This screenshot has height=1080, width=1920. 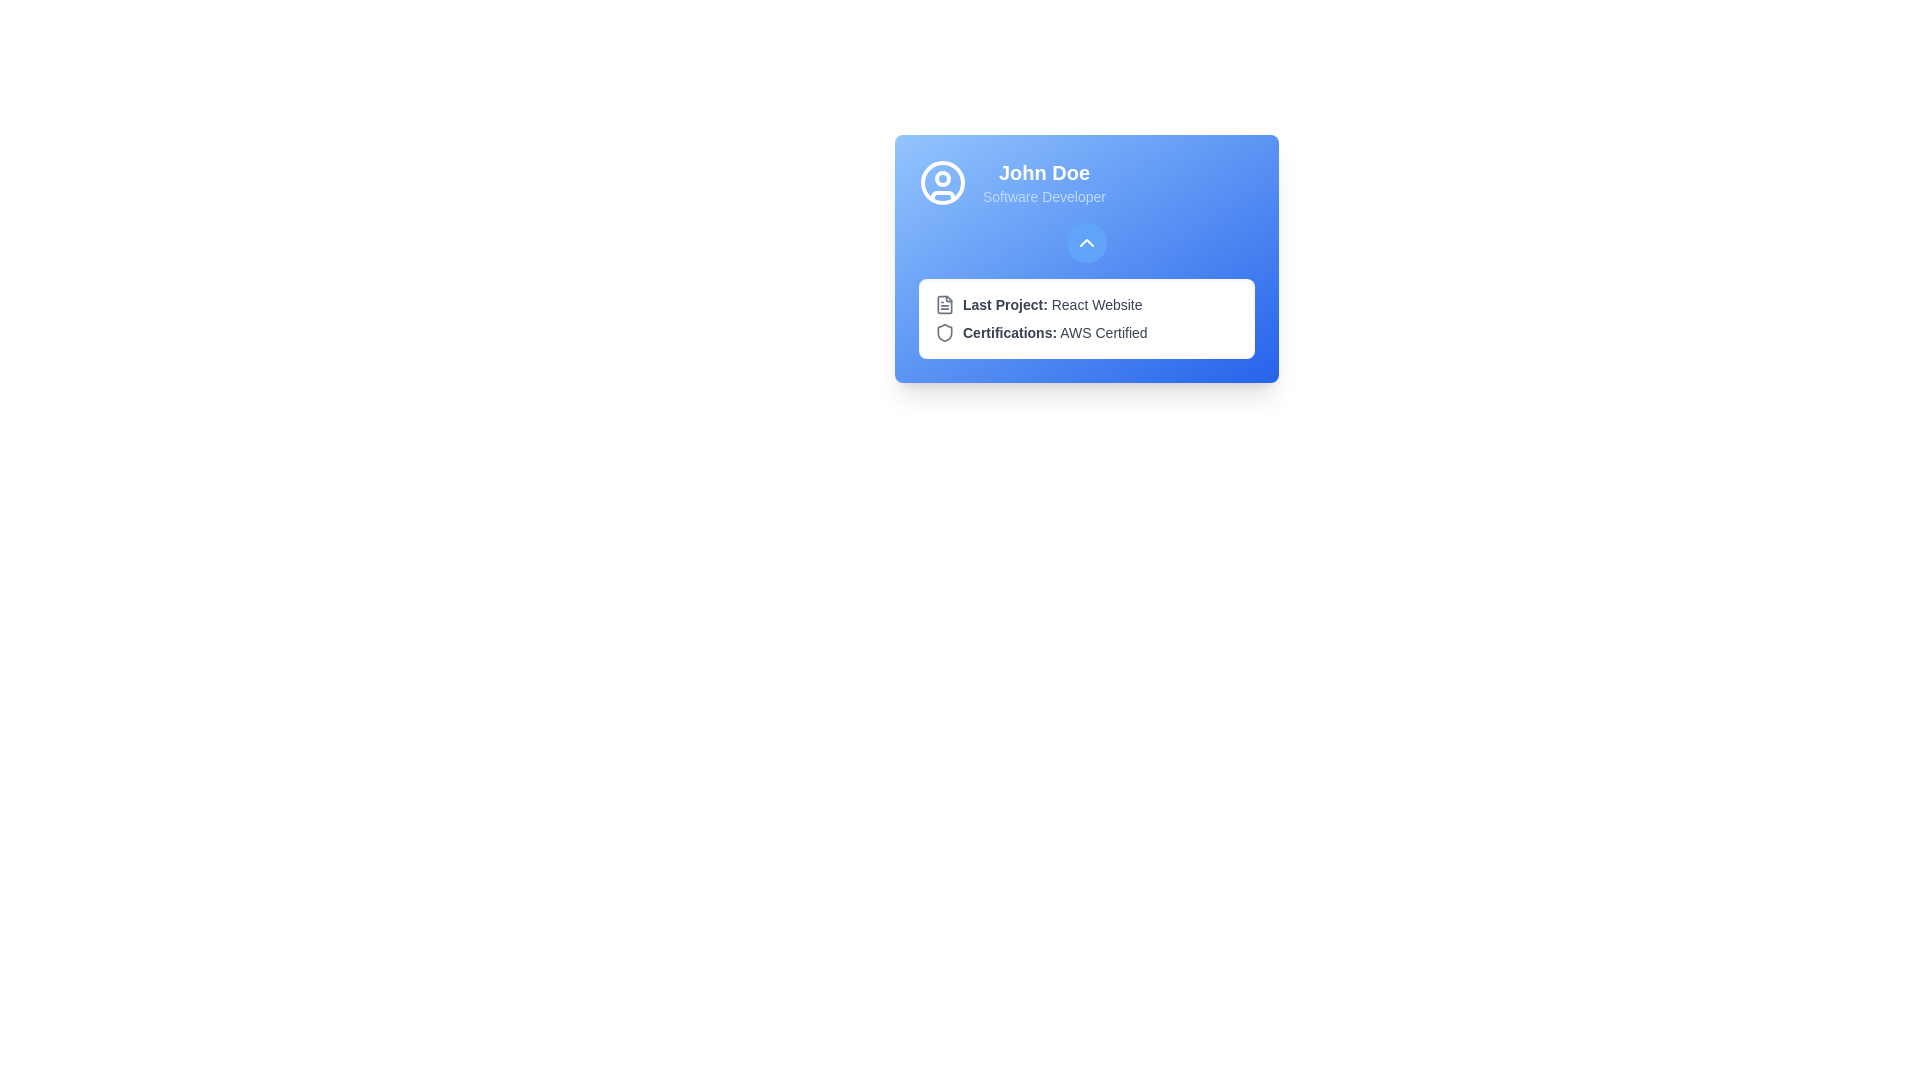 I want to click on the button located below the text 'Software Developer', so click(x=1085, y=242).